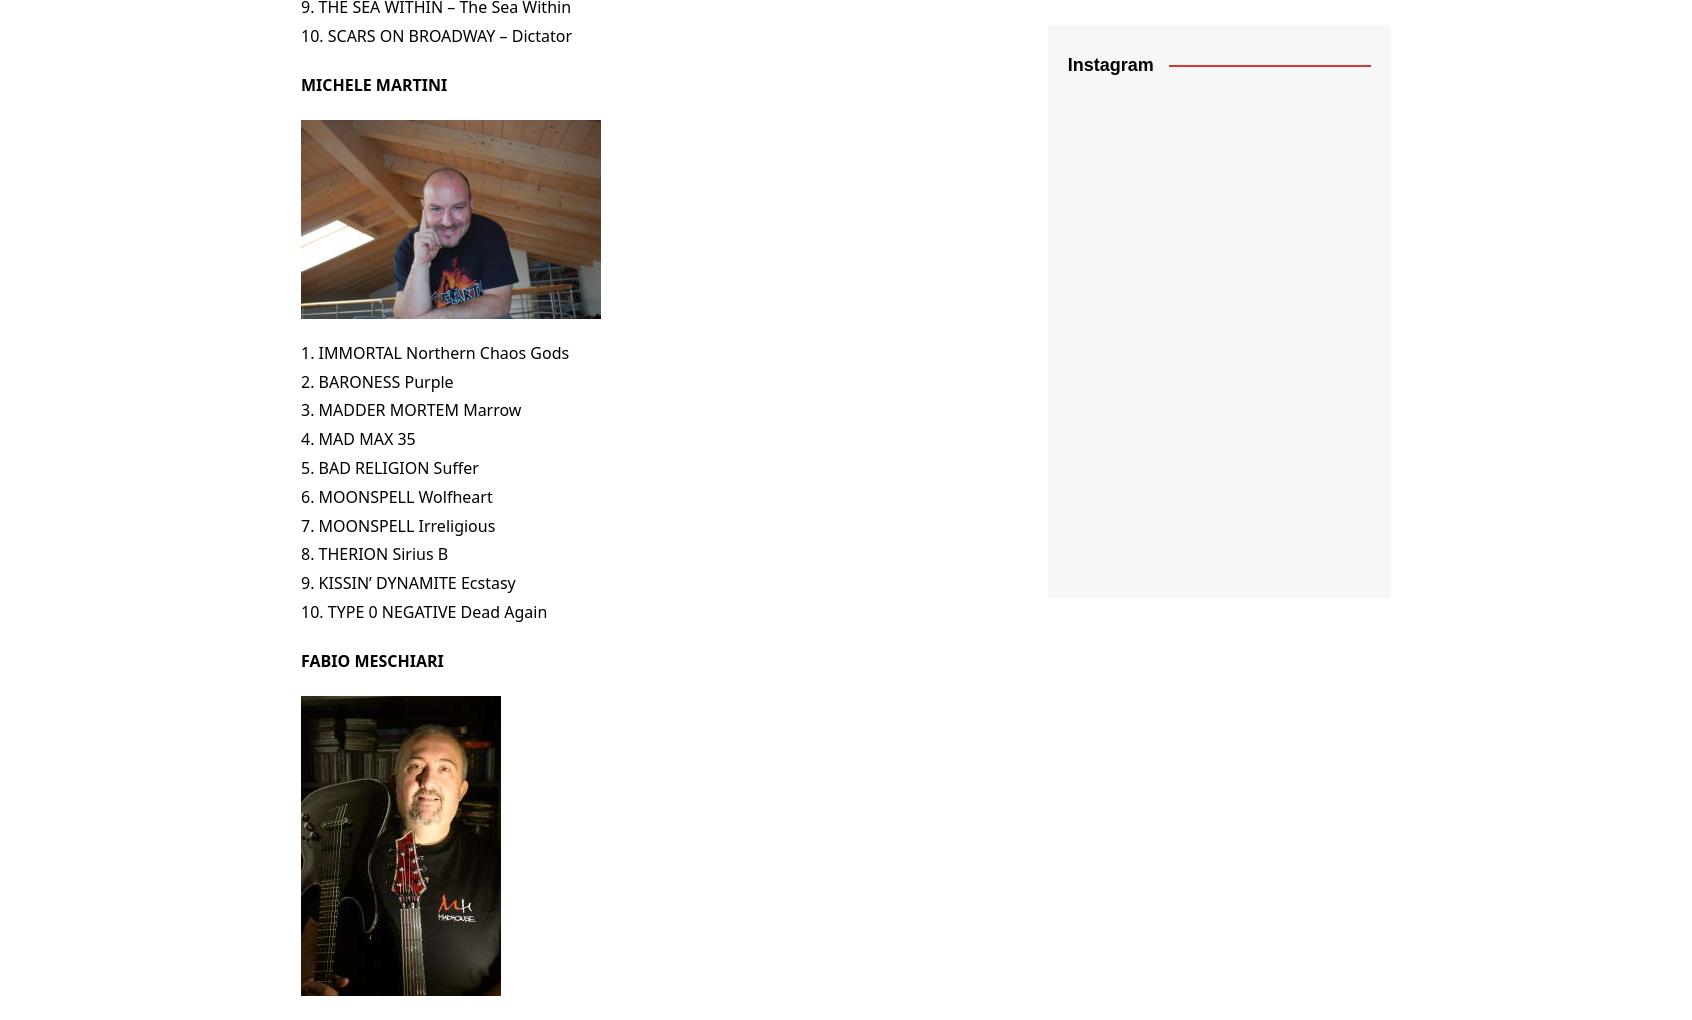  What do you see at coordinates (358, 438) in the screenshot?
I see `'4. MAD MAX 35'` at bounding box center [358, 438].